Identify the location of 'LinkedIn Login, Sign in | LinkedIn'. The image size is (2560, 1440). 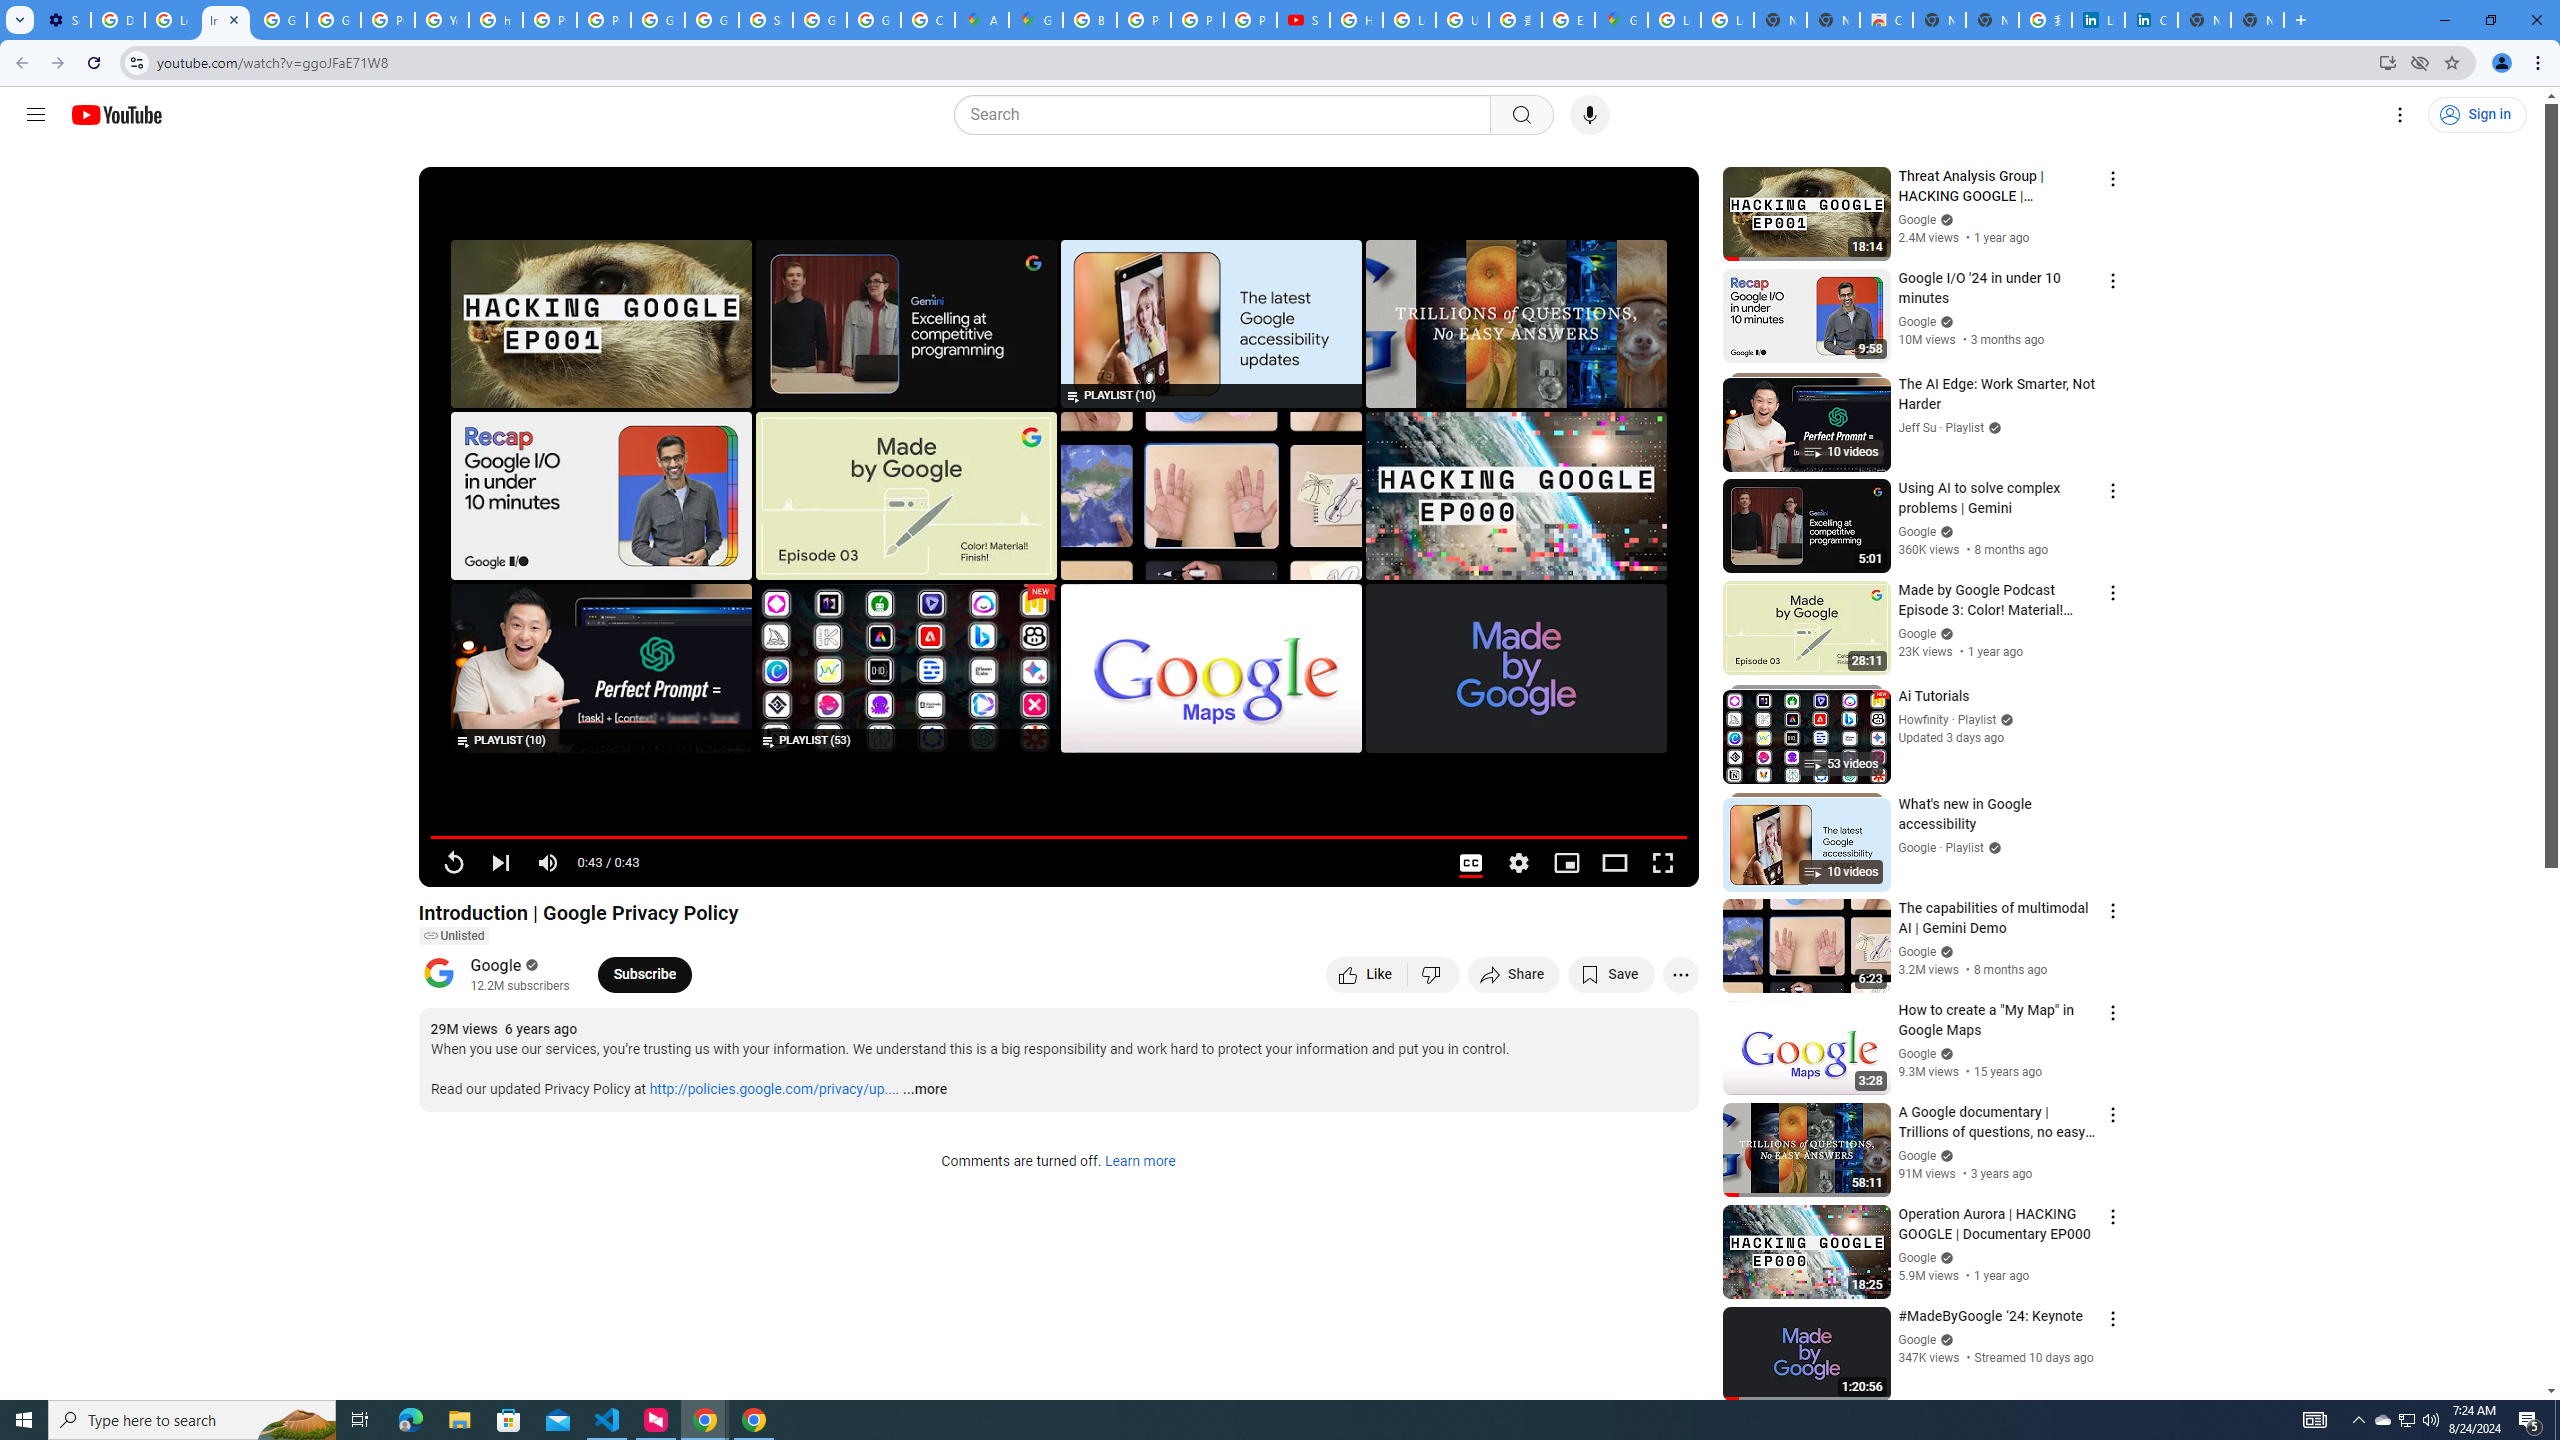
(2099, 19).